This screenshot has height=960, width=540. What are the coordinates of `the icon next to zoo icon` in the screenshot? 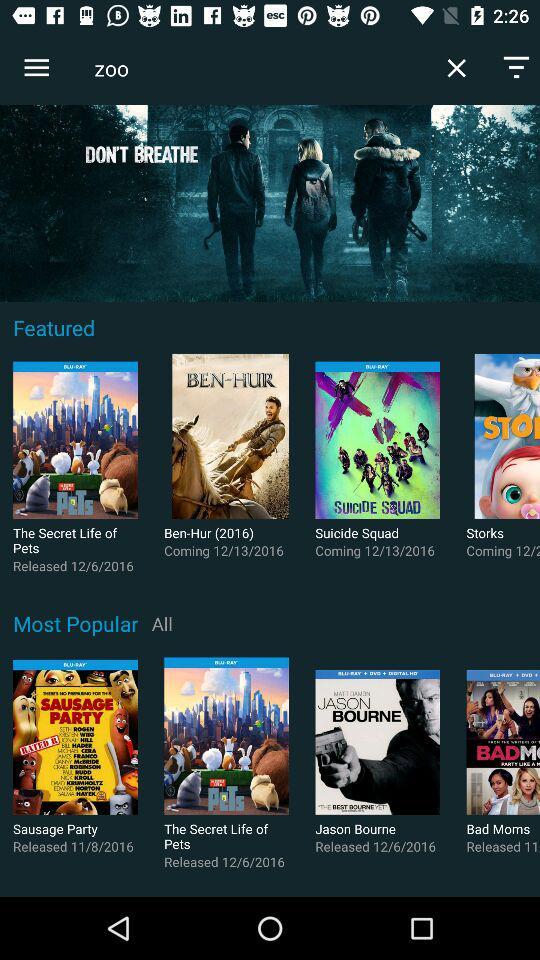 It's located at (36, 68).